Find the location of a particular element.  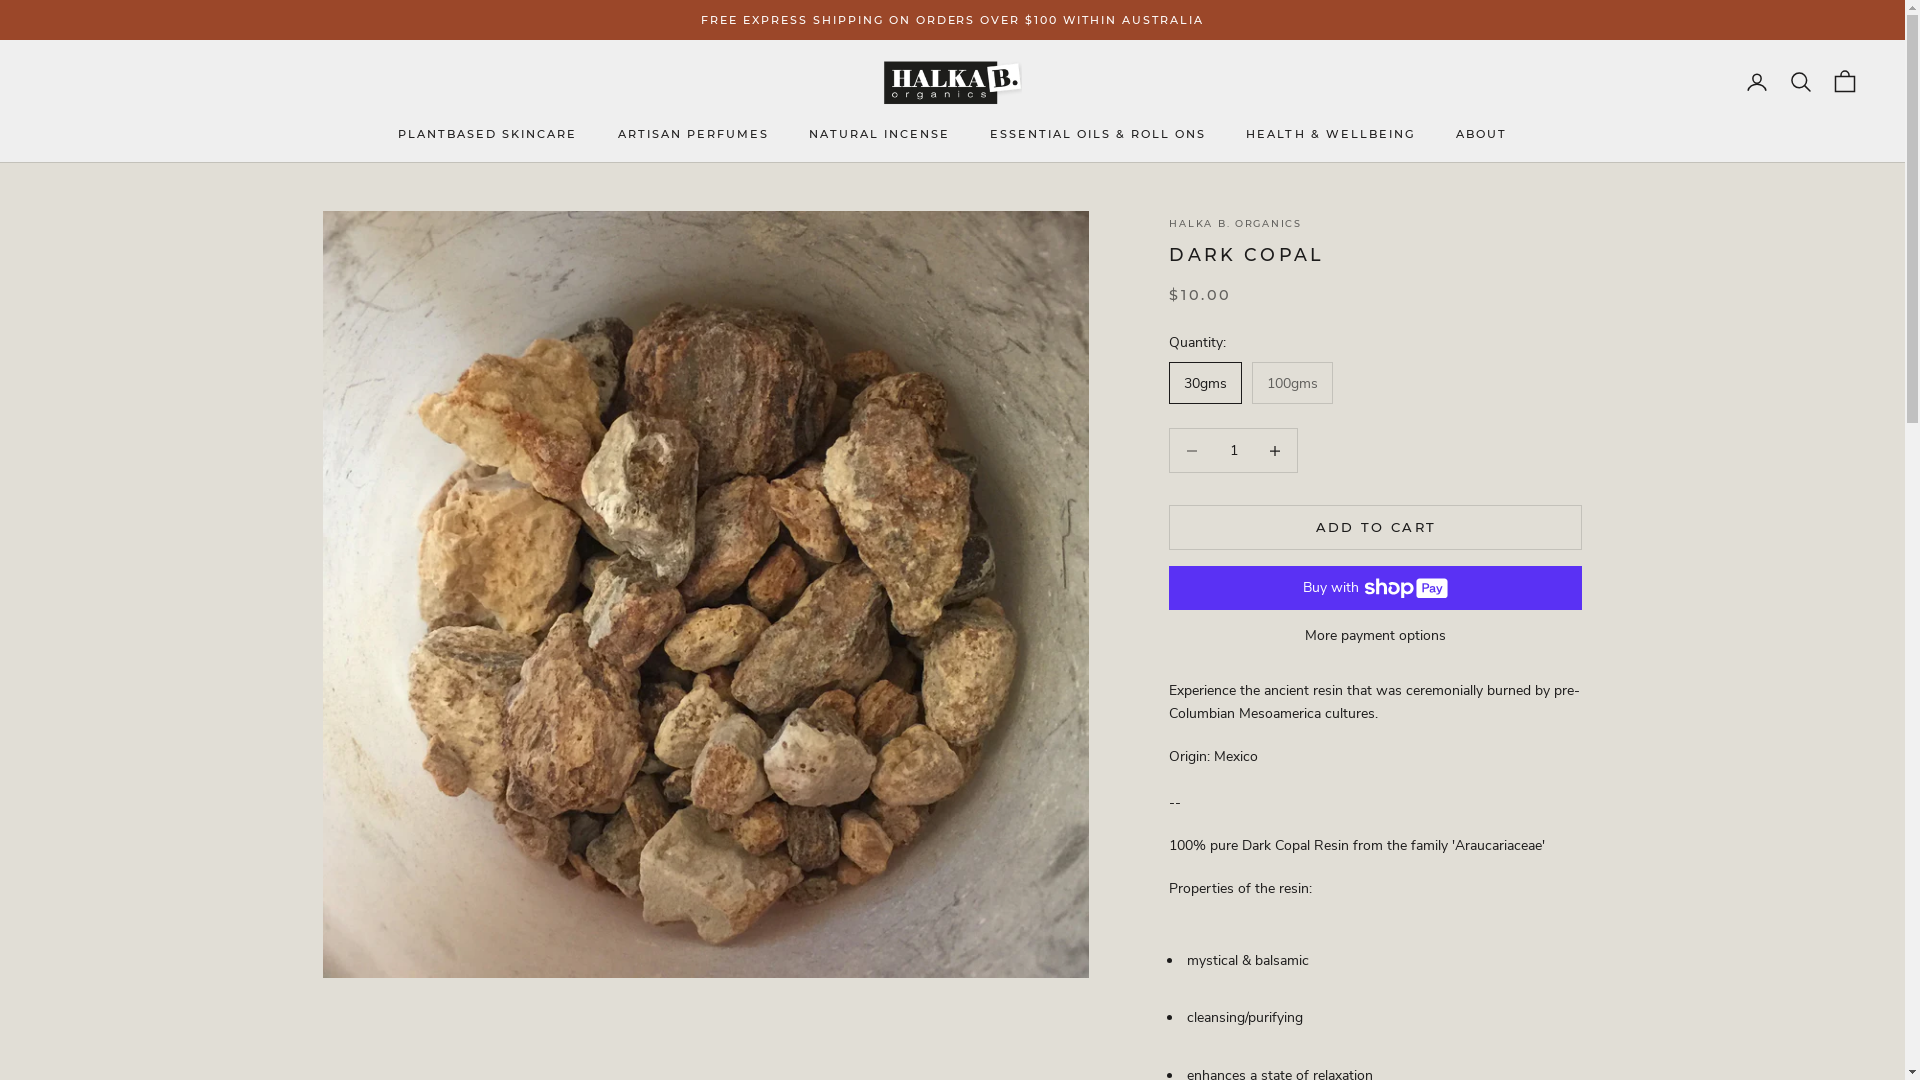

'More payment options' is located at coordinates (1374, 635).